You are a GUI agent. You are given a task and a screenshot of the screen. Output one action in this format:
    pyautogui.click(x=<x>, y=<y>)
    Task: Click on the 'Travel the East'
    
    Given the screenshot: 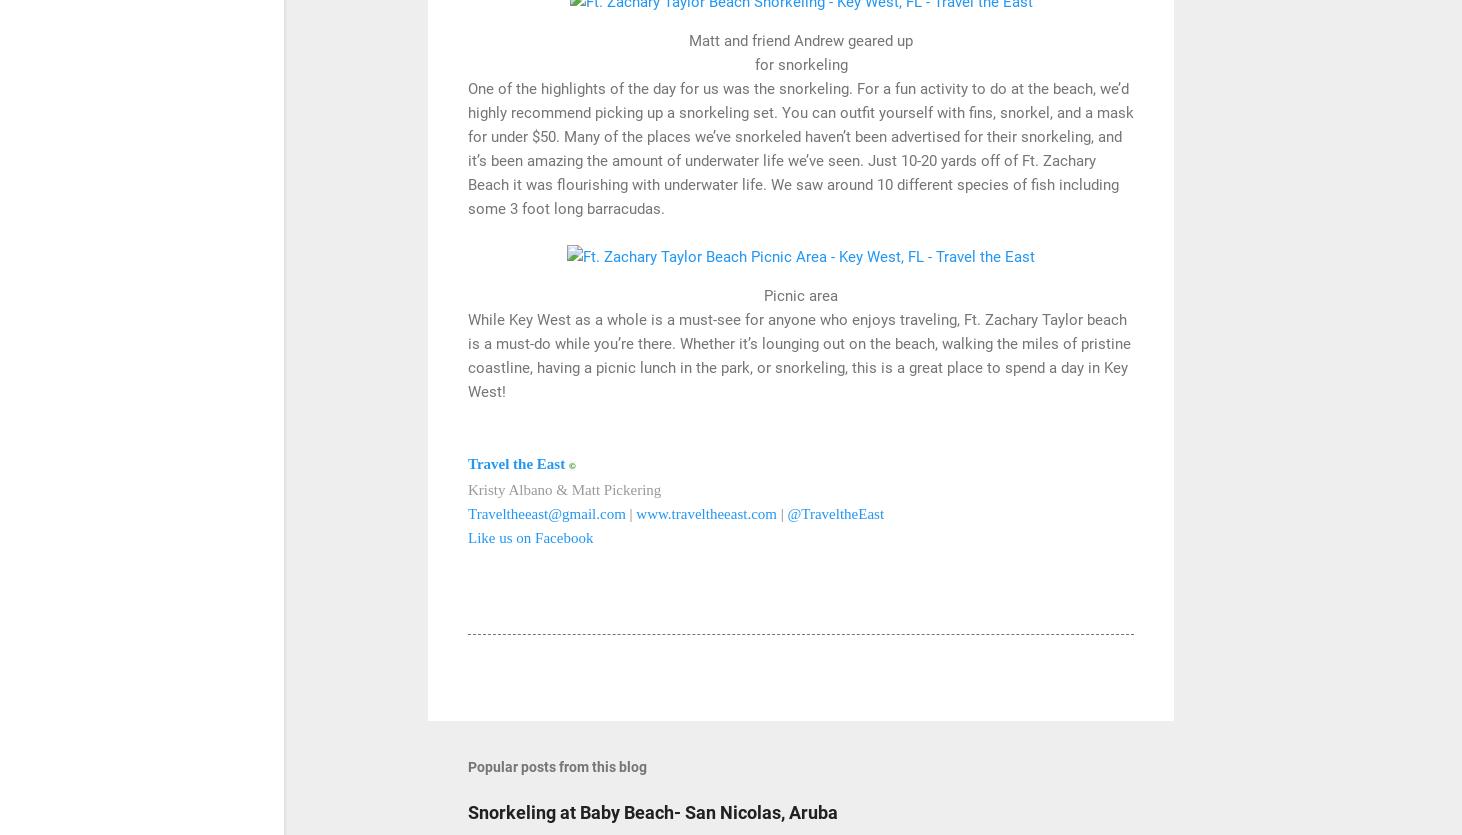 What is the action you would take?
    pyautogui.click(x=516, y=462)
    